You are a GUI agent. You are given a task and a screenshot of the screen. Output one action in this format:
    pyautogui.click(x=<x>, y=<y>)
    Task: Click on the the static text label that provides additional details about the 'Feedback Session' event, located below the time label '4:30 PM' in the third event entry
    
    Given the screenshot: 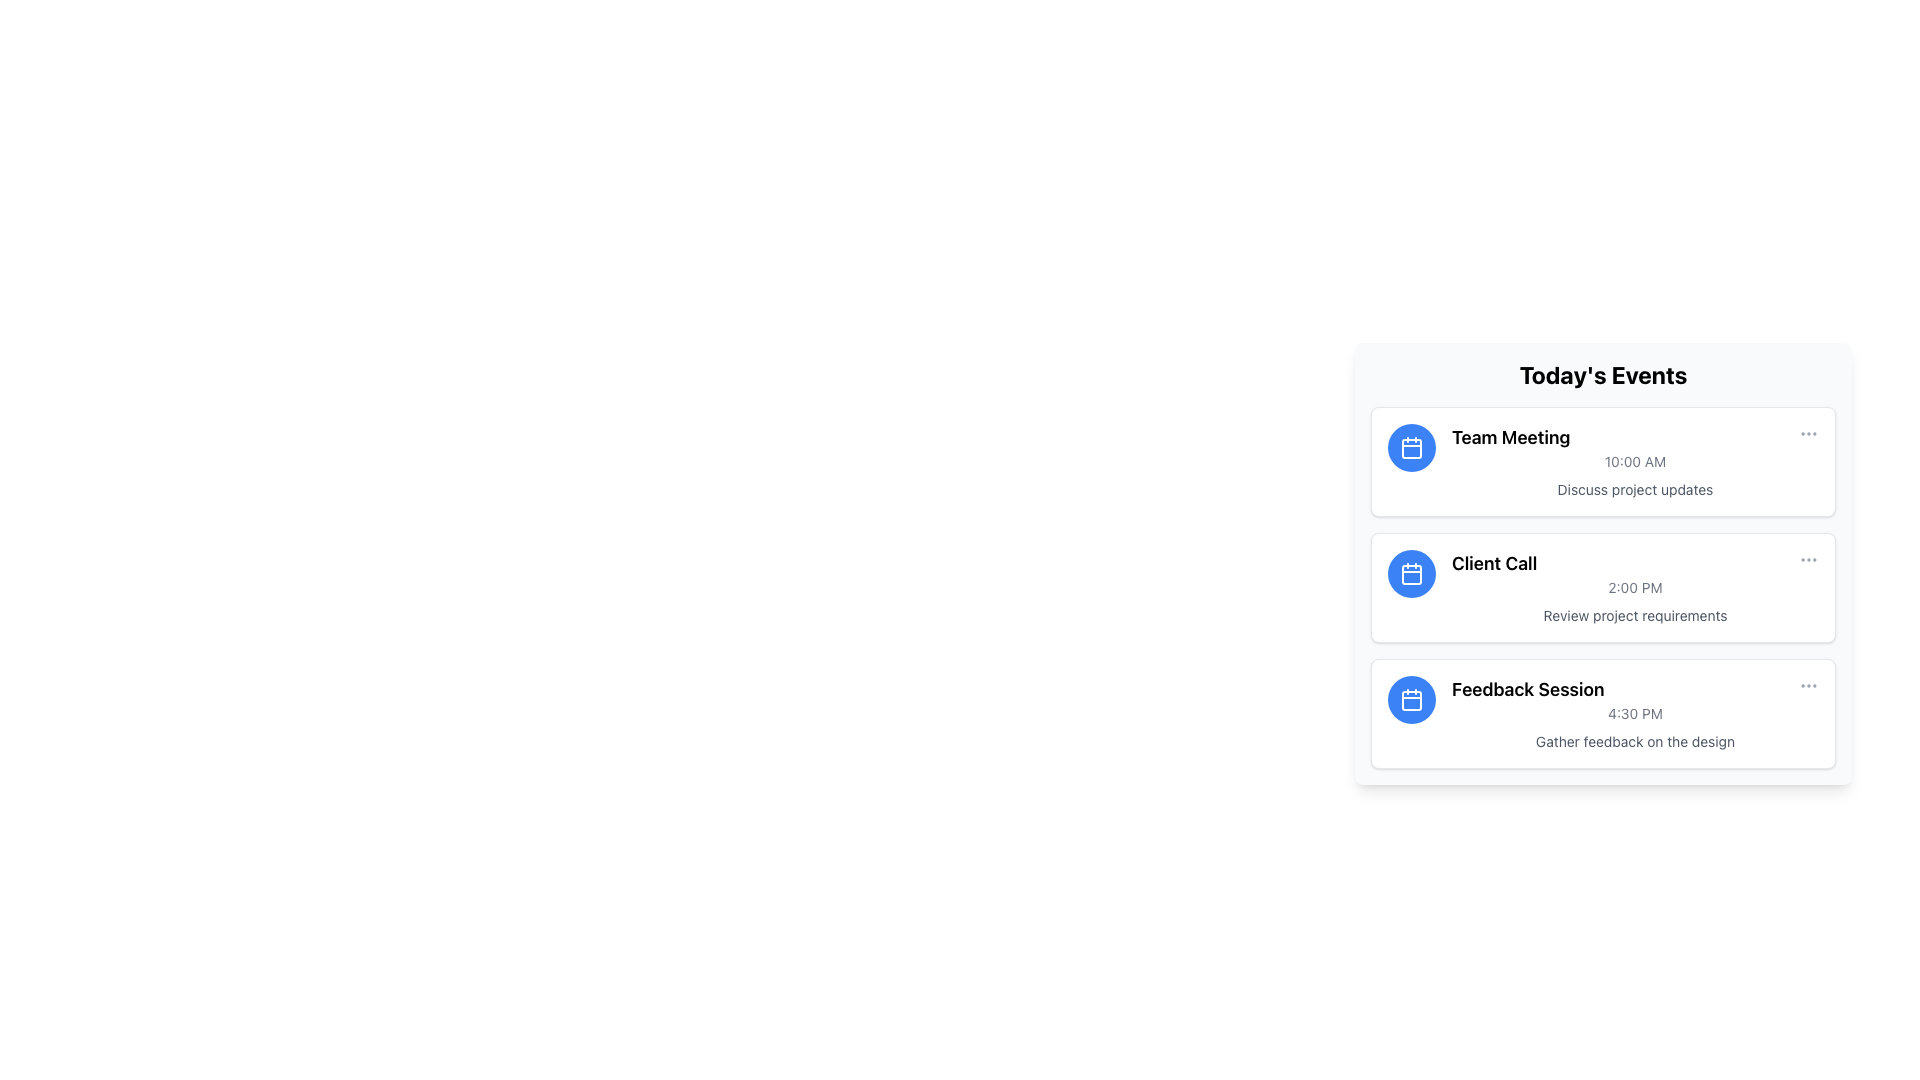 What is the action you would take?
    pyautogui.click(x=1635, y=741)
    